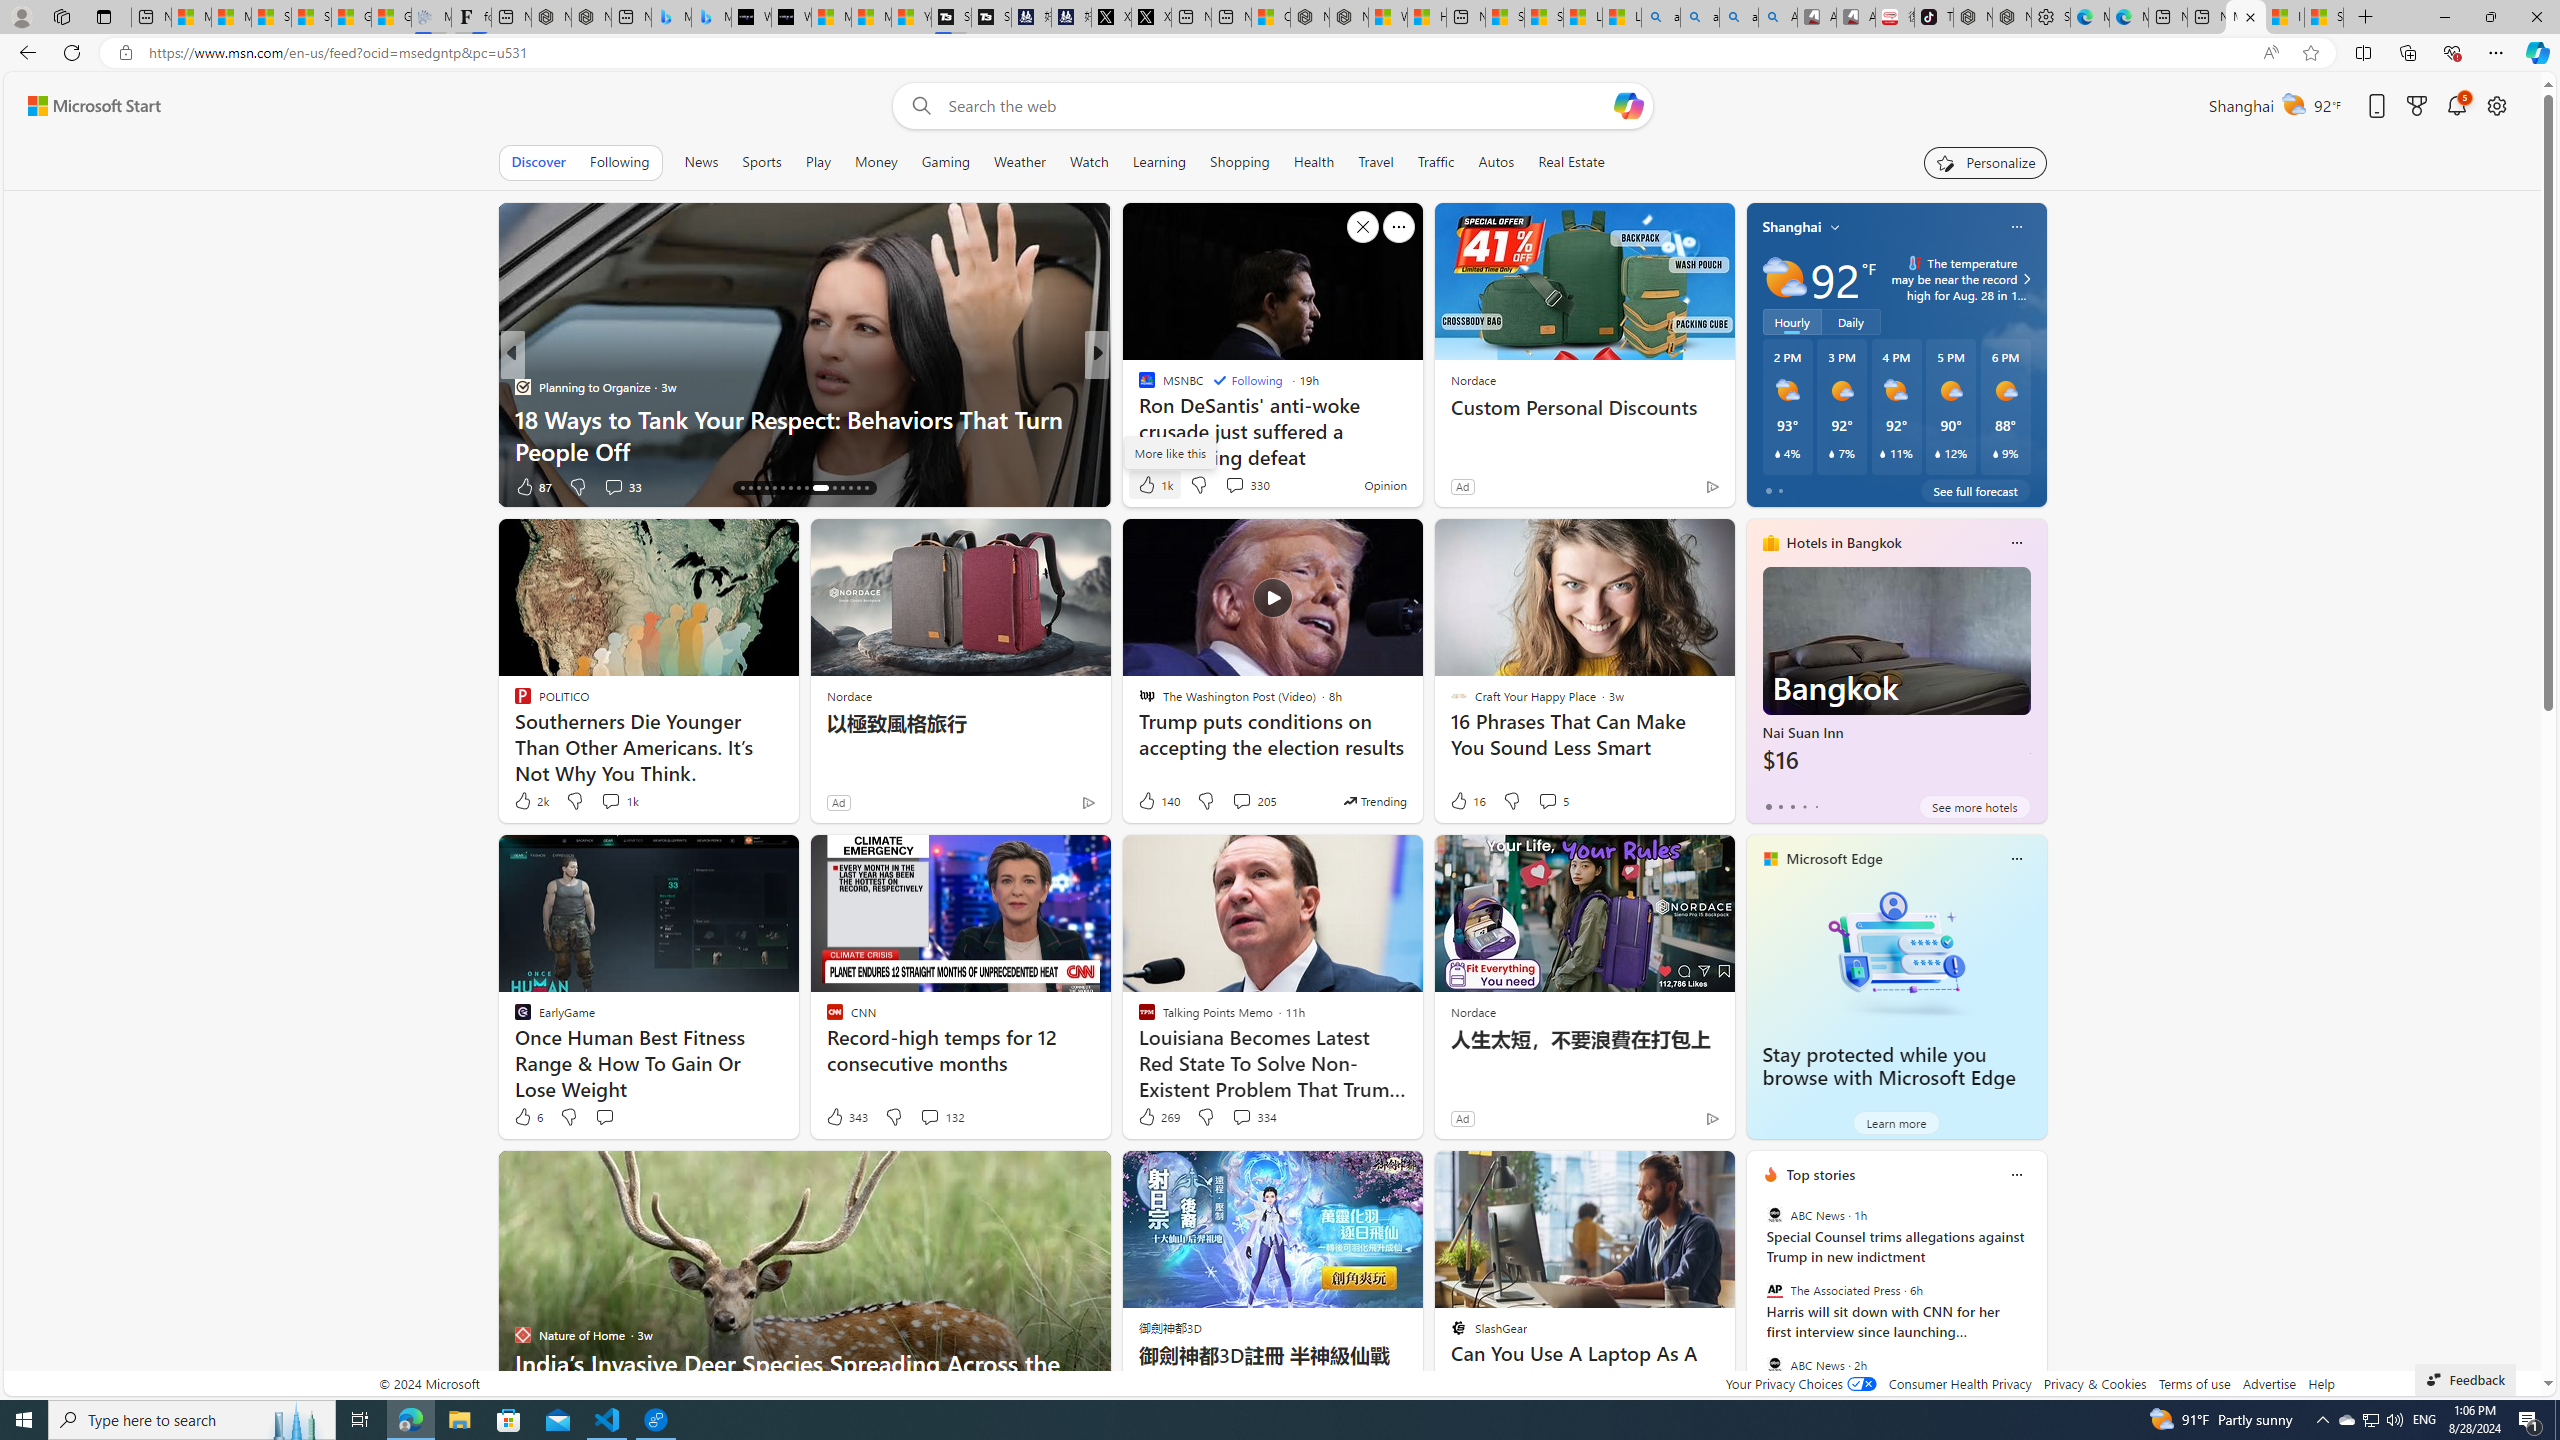 This screenshot has height=1440, width=2560. I want to click on 'View comments 96 Comment', so click(1243, 486).